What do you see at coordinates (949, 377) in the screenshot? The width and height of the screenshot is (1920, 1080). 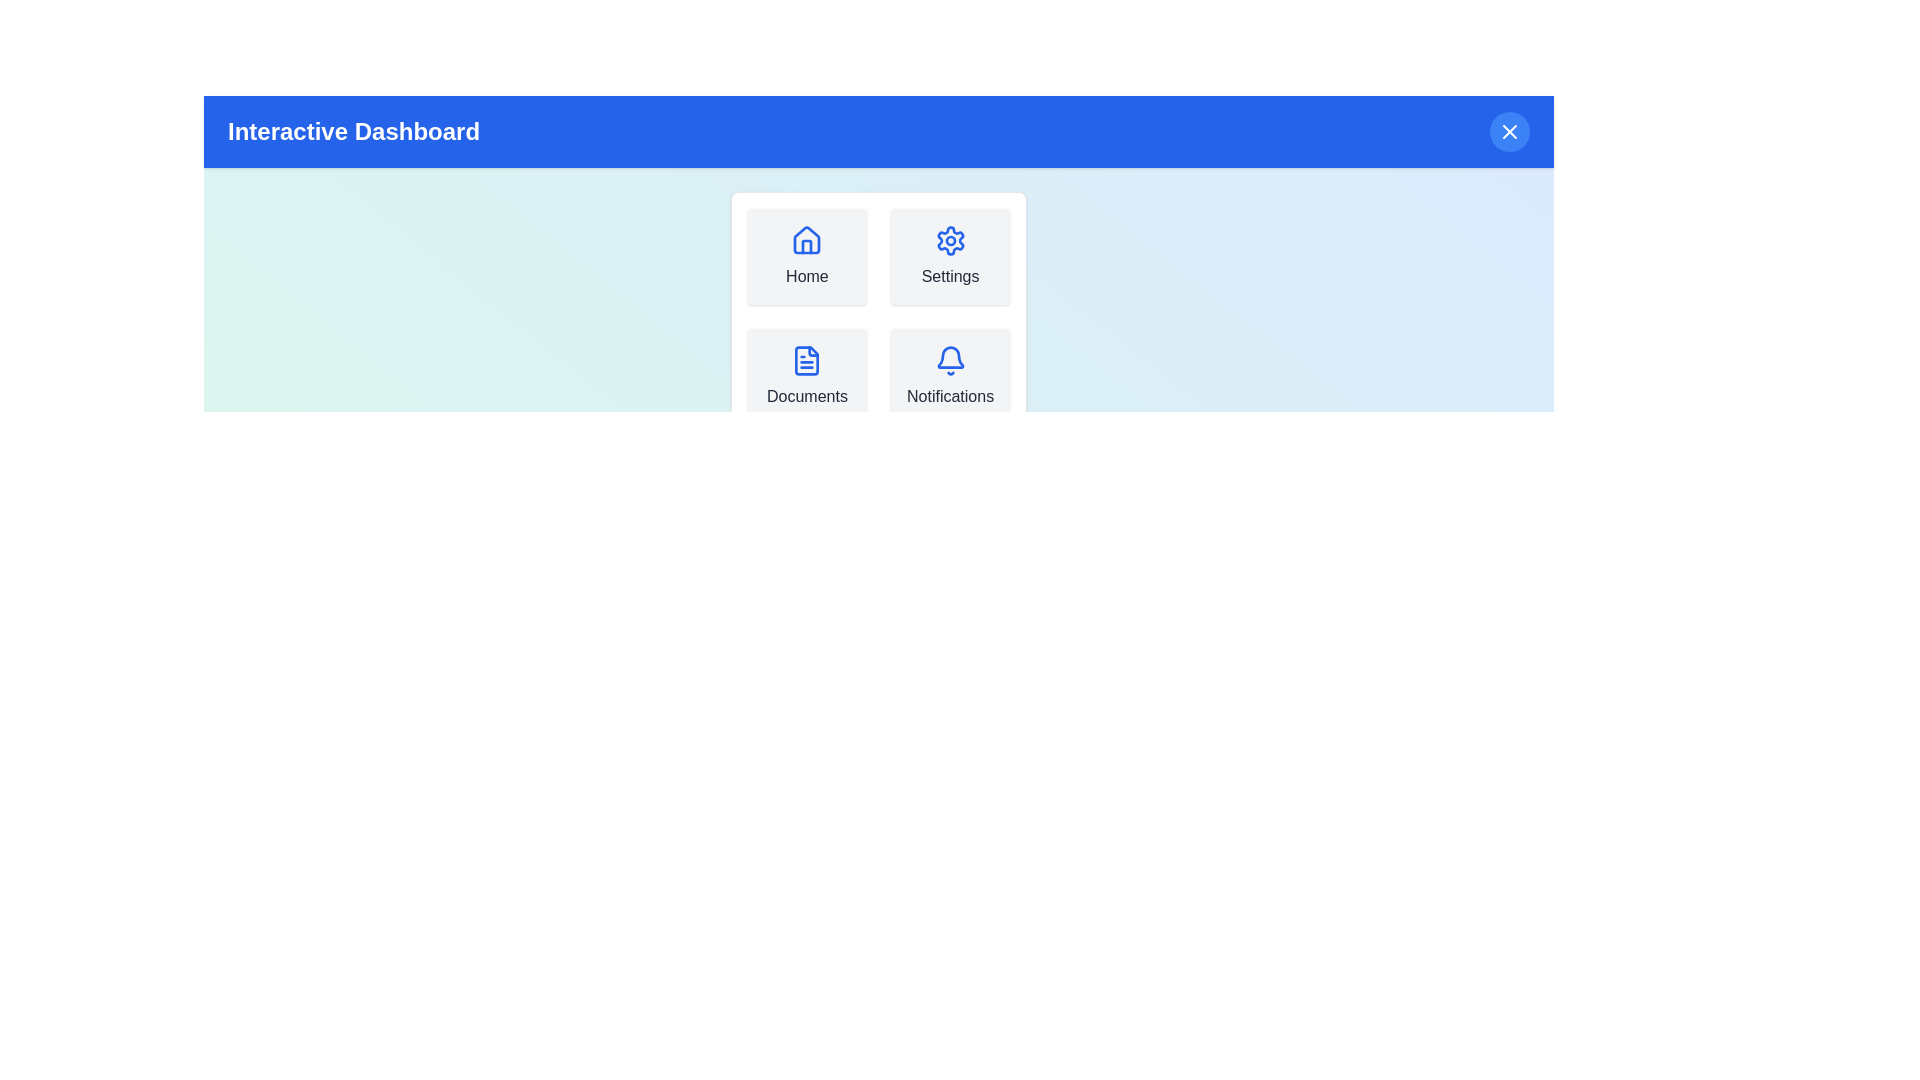 I see `the menu item Notifications` at bounding box center [949, 377].